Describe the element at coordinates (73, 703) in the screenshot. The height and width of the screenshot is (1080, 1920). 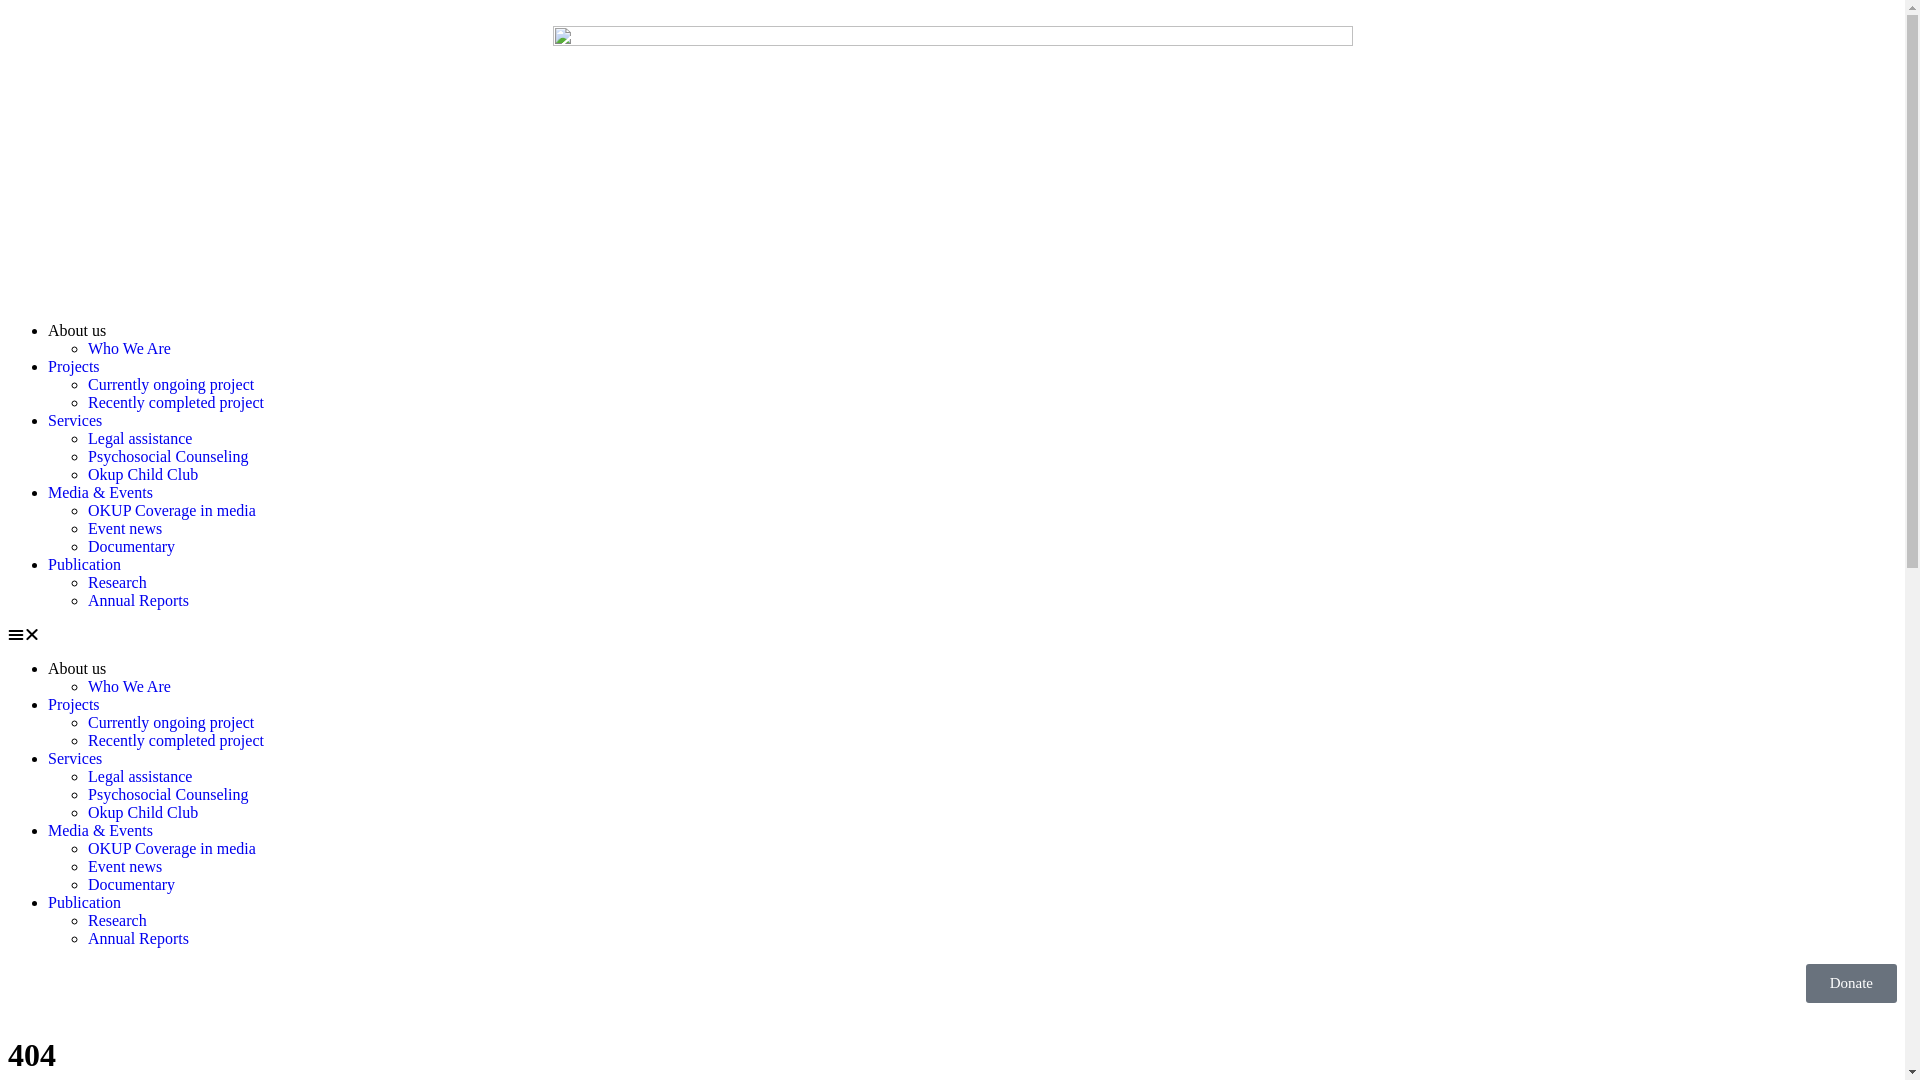
I see `'Projects'` at that location.